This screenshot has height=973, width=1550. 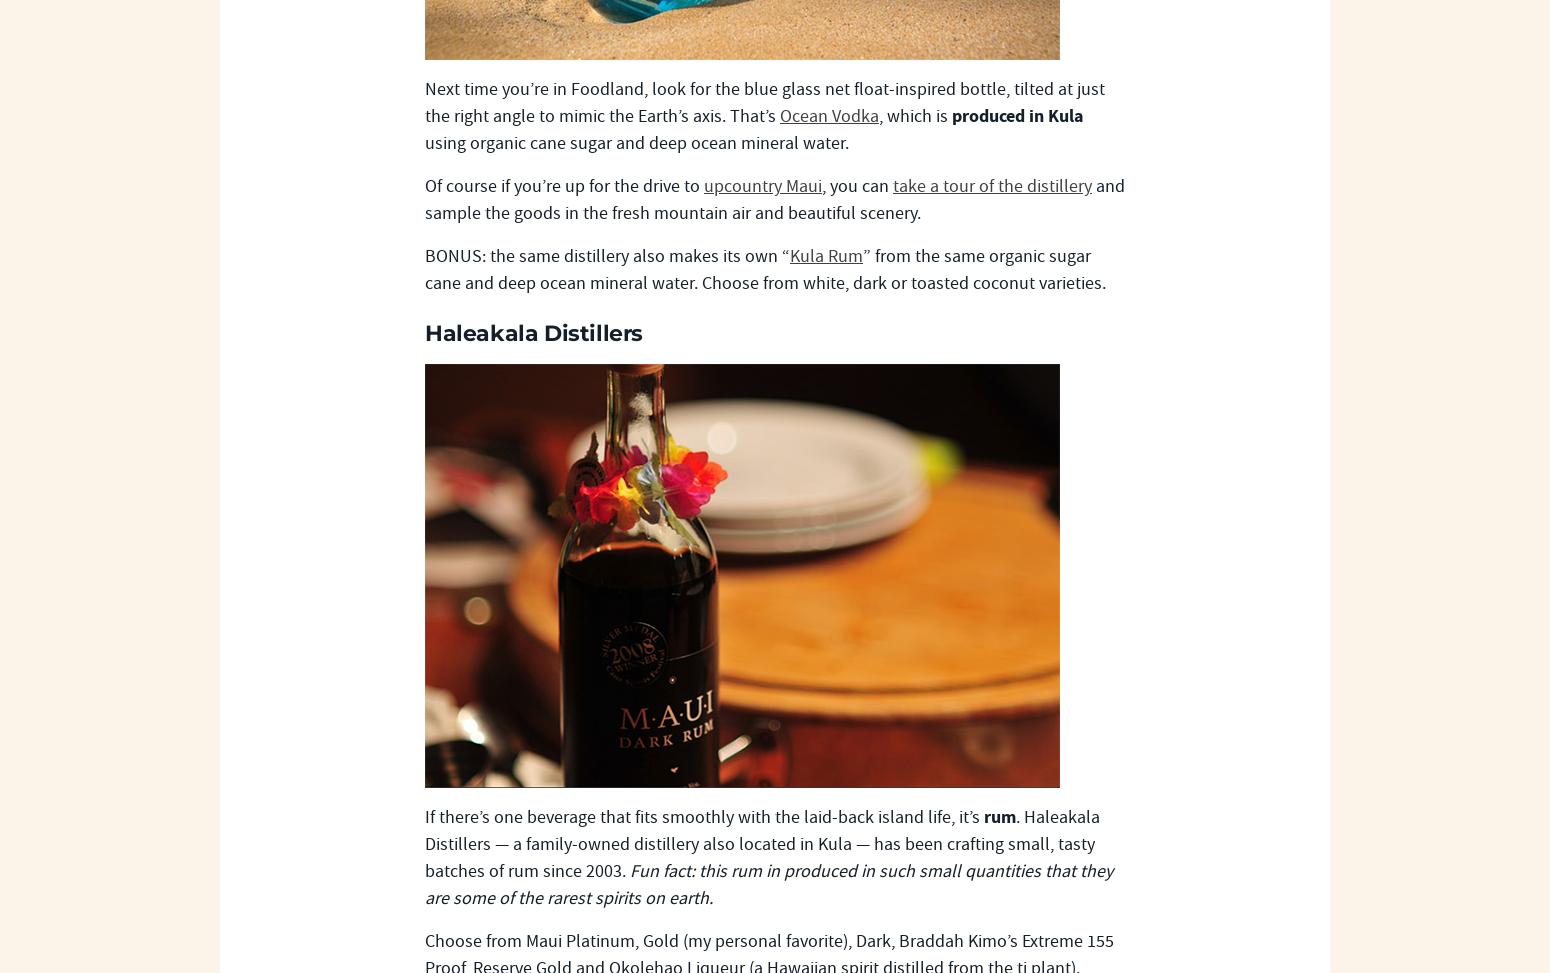 I want to click on 'upcountry Maui', so click(x=704, y=186).